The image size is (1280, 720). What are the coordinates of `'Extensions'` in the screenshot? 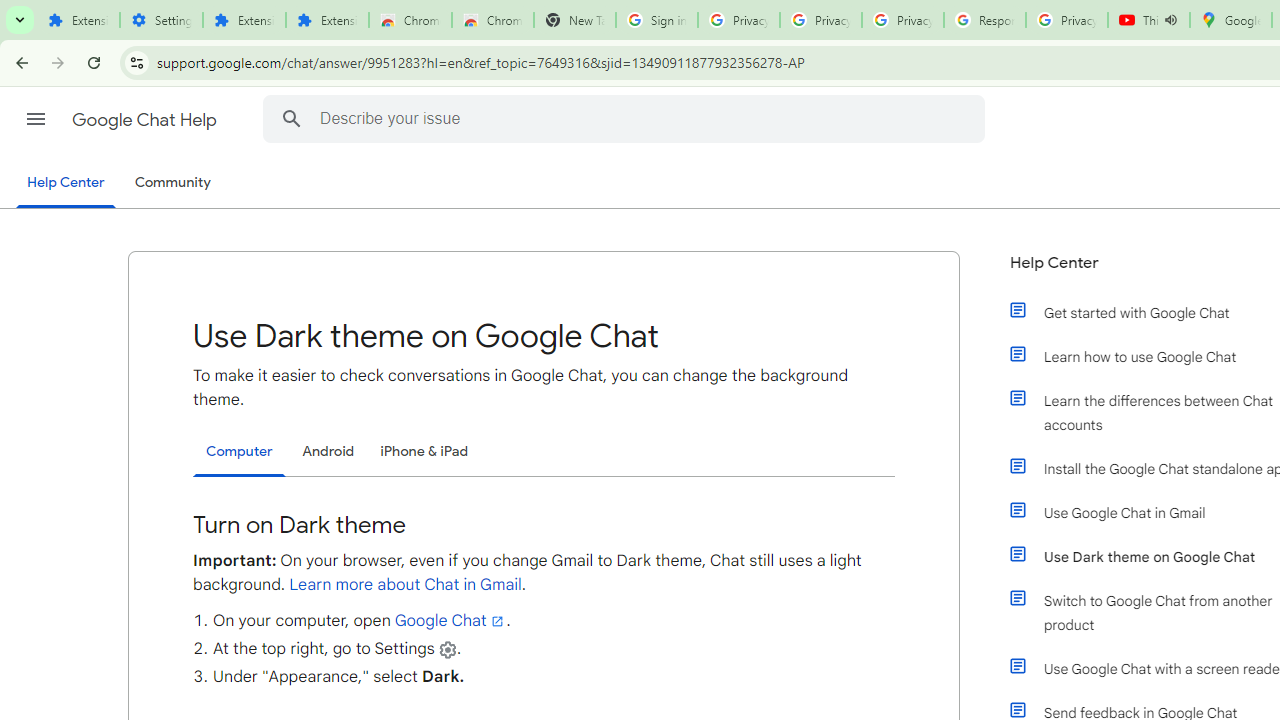 It's located at (327, 20).